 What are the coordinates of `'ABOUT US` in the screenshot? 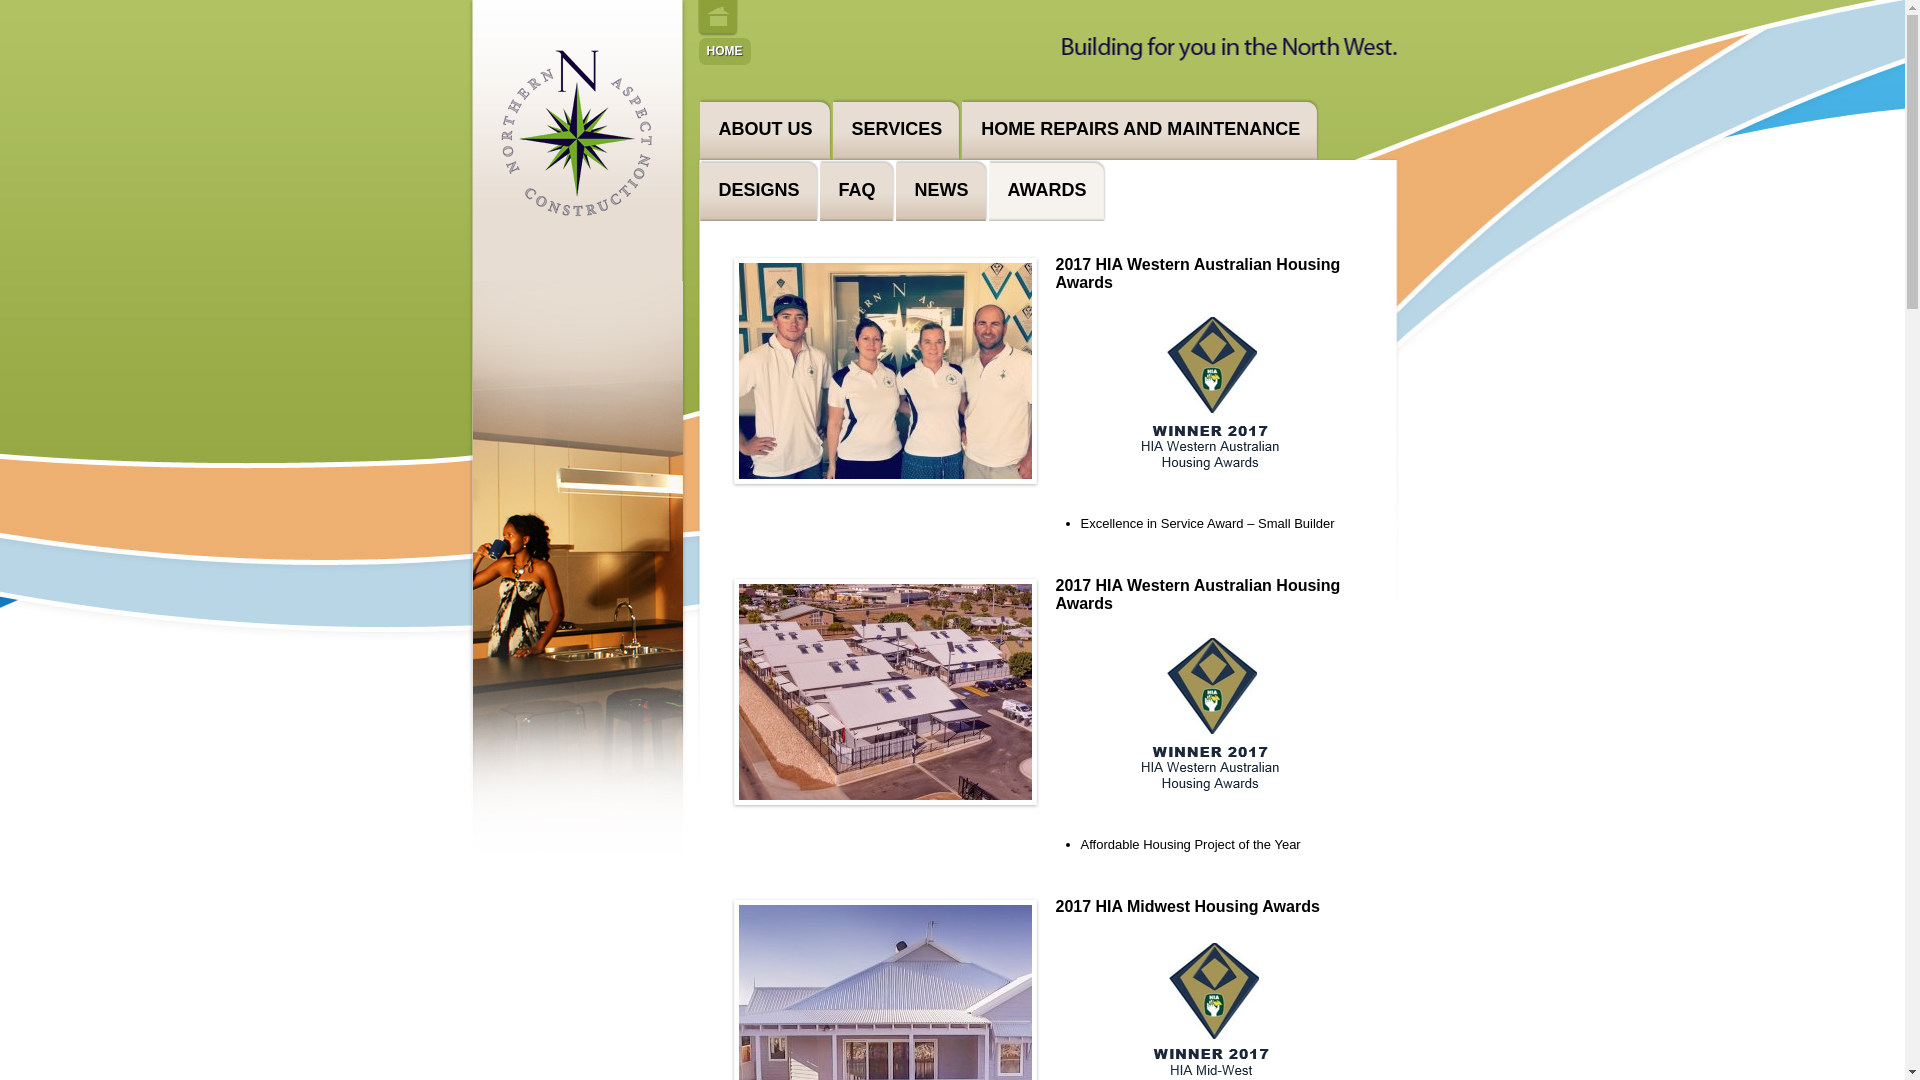 It's located at (763, 129).